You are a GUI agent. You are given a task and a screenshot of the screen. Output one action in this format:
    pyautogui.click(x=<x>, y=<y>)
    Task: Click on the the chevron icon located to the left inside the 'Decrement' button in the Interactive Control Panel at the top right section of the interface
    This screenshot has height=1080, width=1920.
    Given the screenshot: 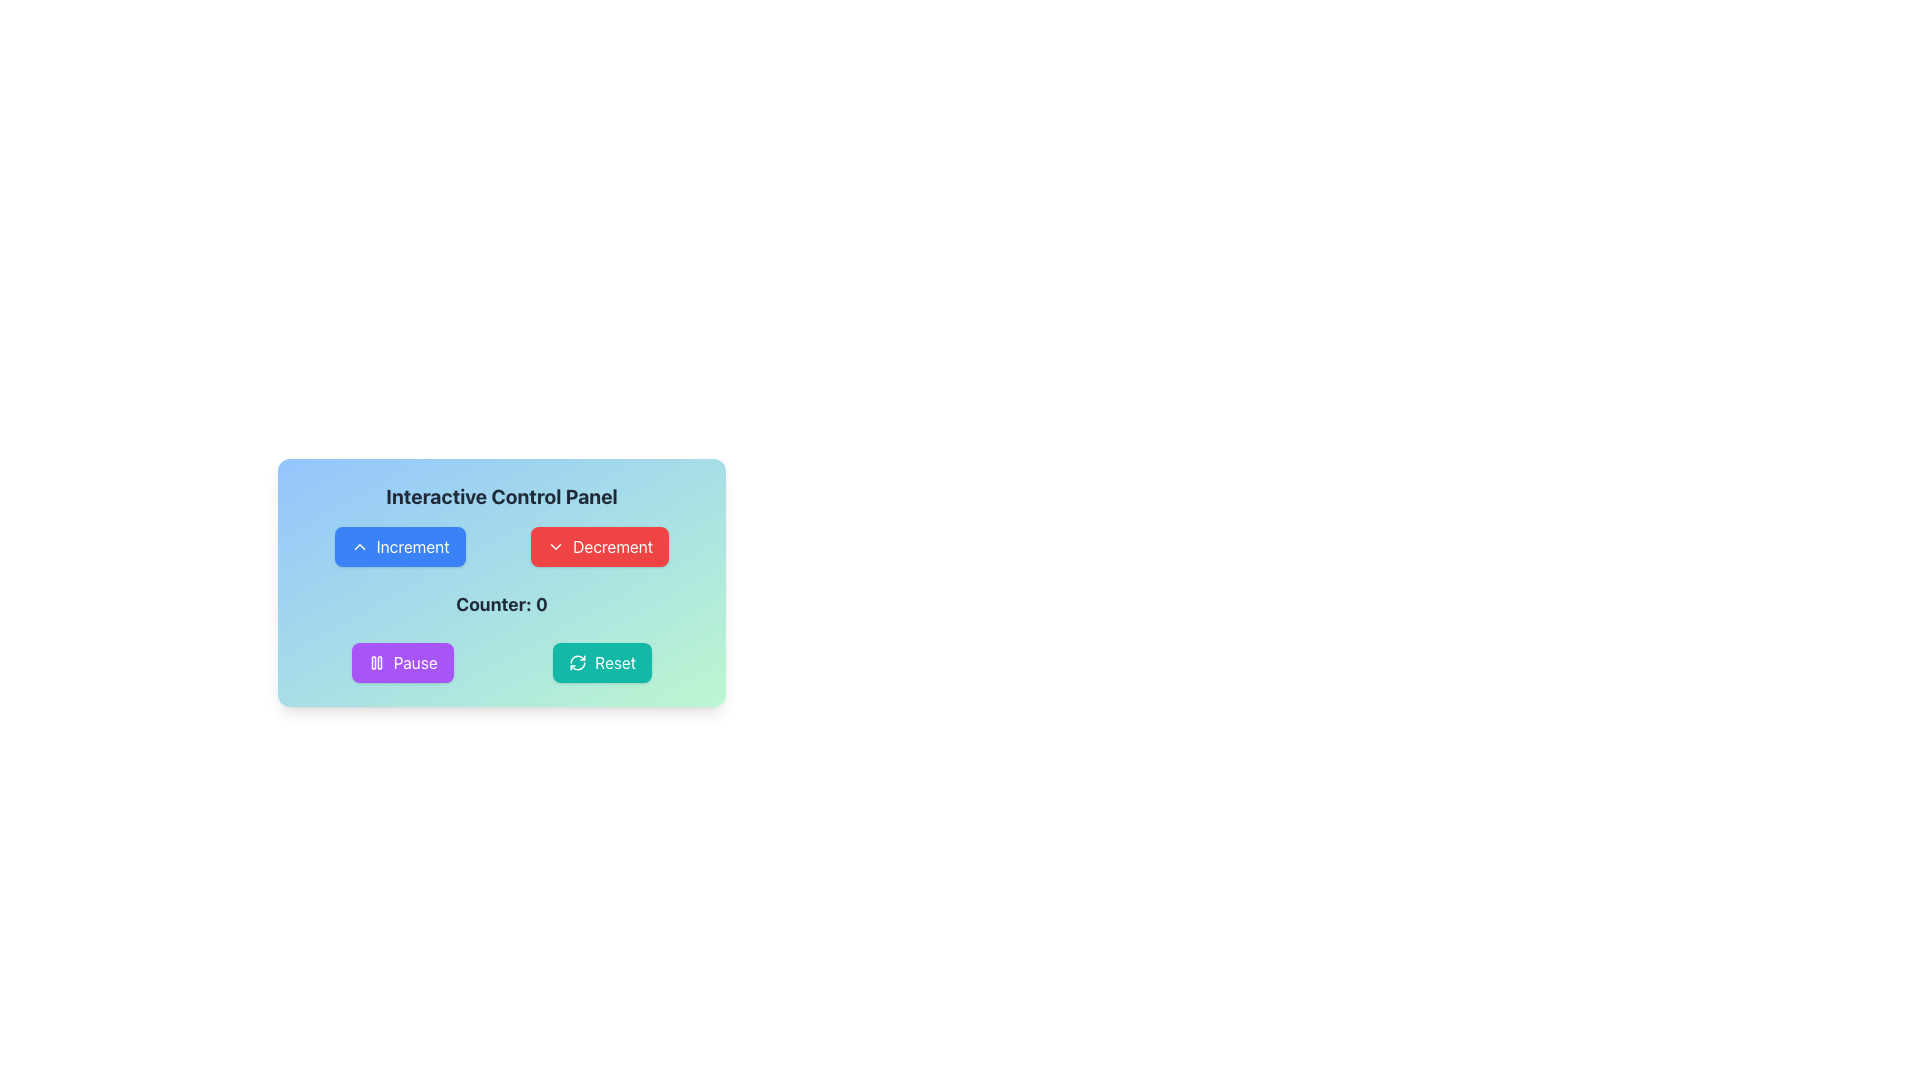 What is the action you would take?
    pyautogui.click(x=556, y=547)
    